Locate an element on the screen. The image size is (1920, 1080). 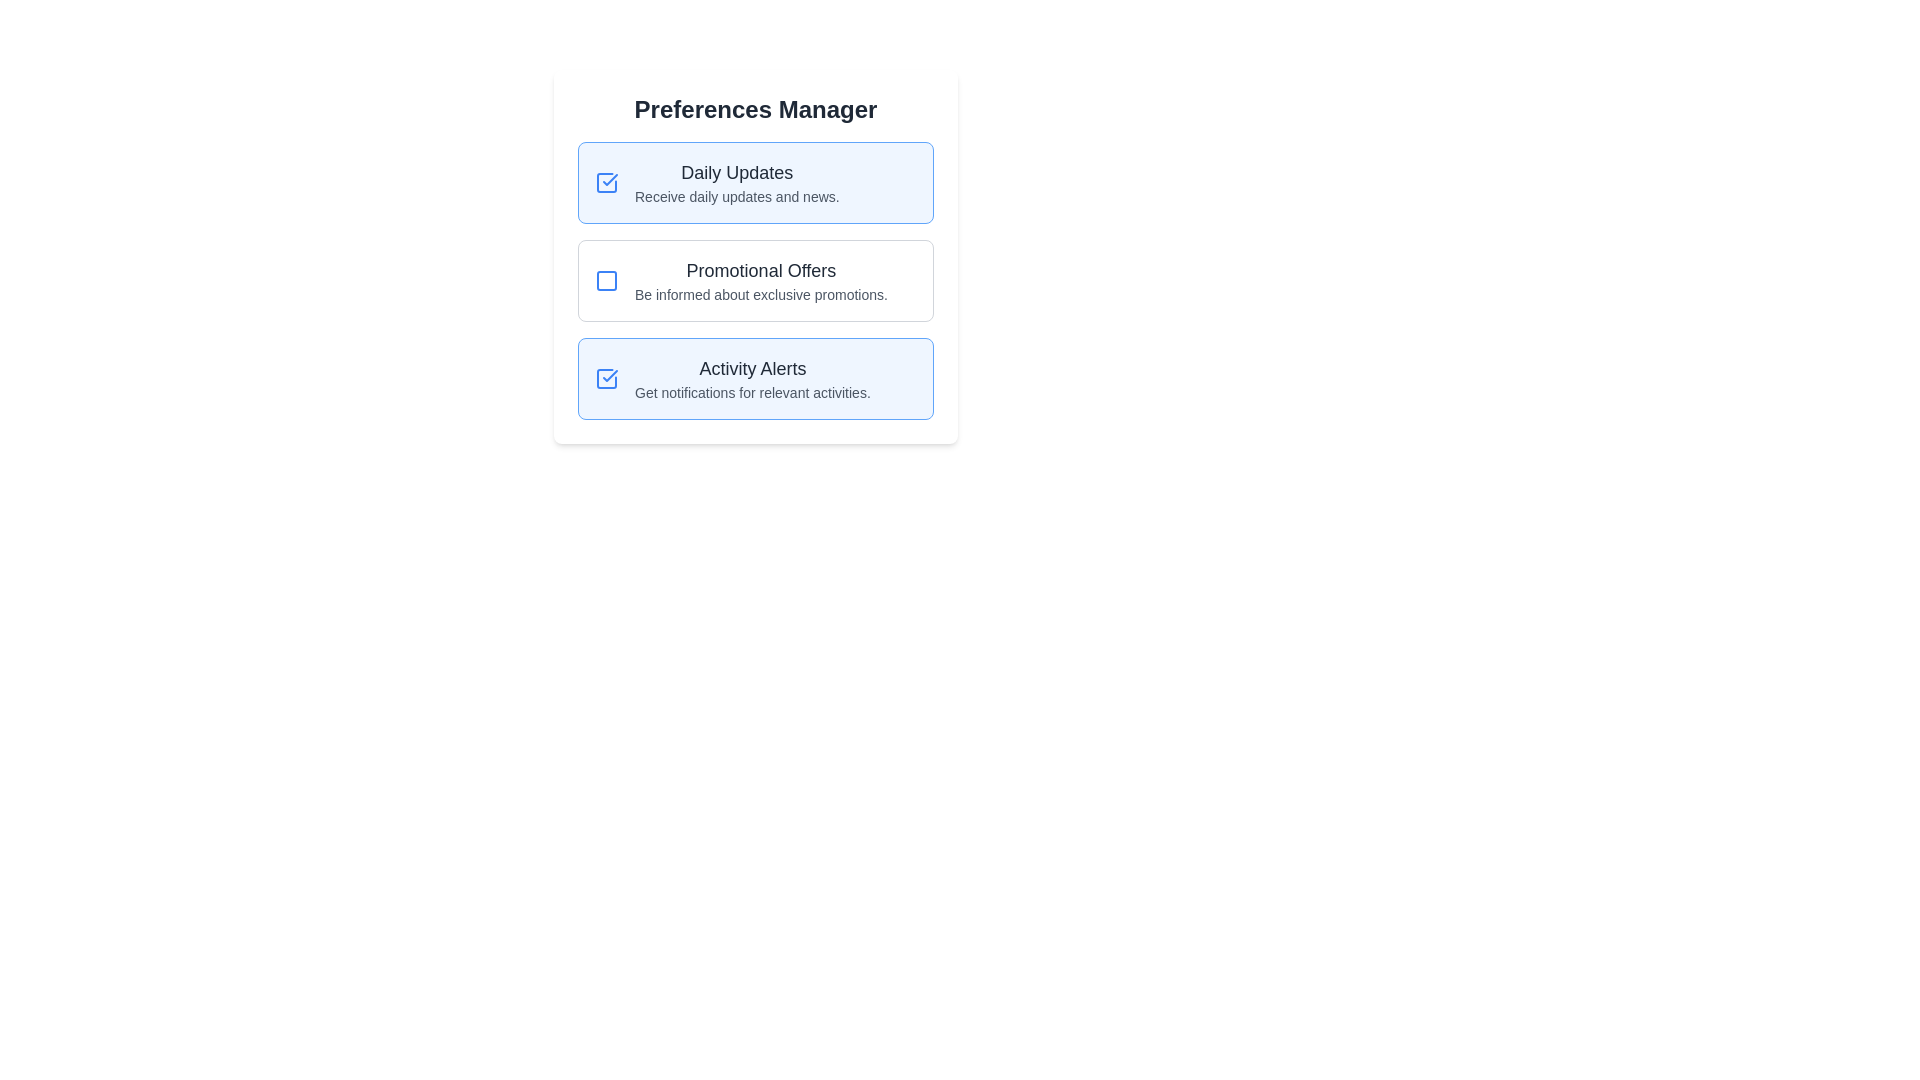
the 'Daily Updates' selectable option panel, which features a blue-themed design with a checkbox and bold text indicating 'Daily Updates'. It is the first item in the list within the 'Preferences Manager' is located at coordinates (754, 182).